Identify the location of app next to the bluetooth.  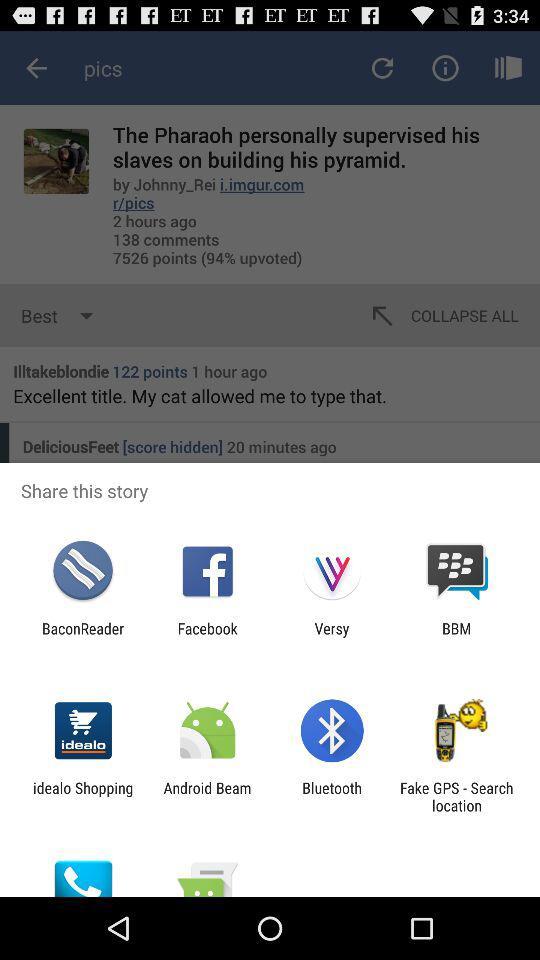
(456, 796).